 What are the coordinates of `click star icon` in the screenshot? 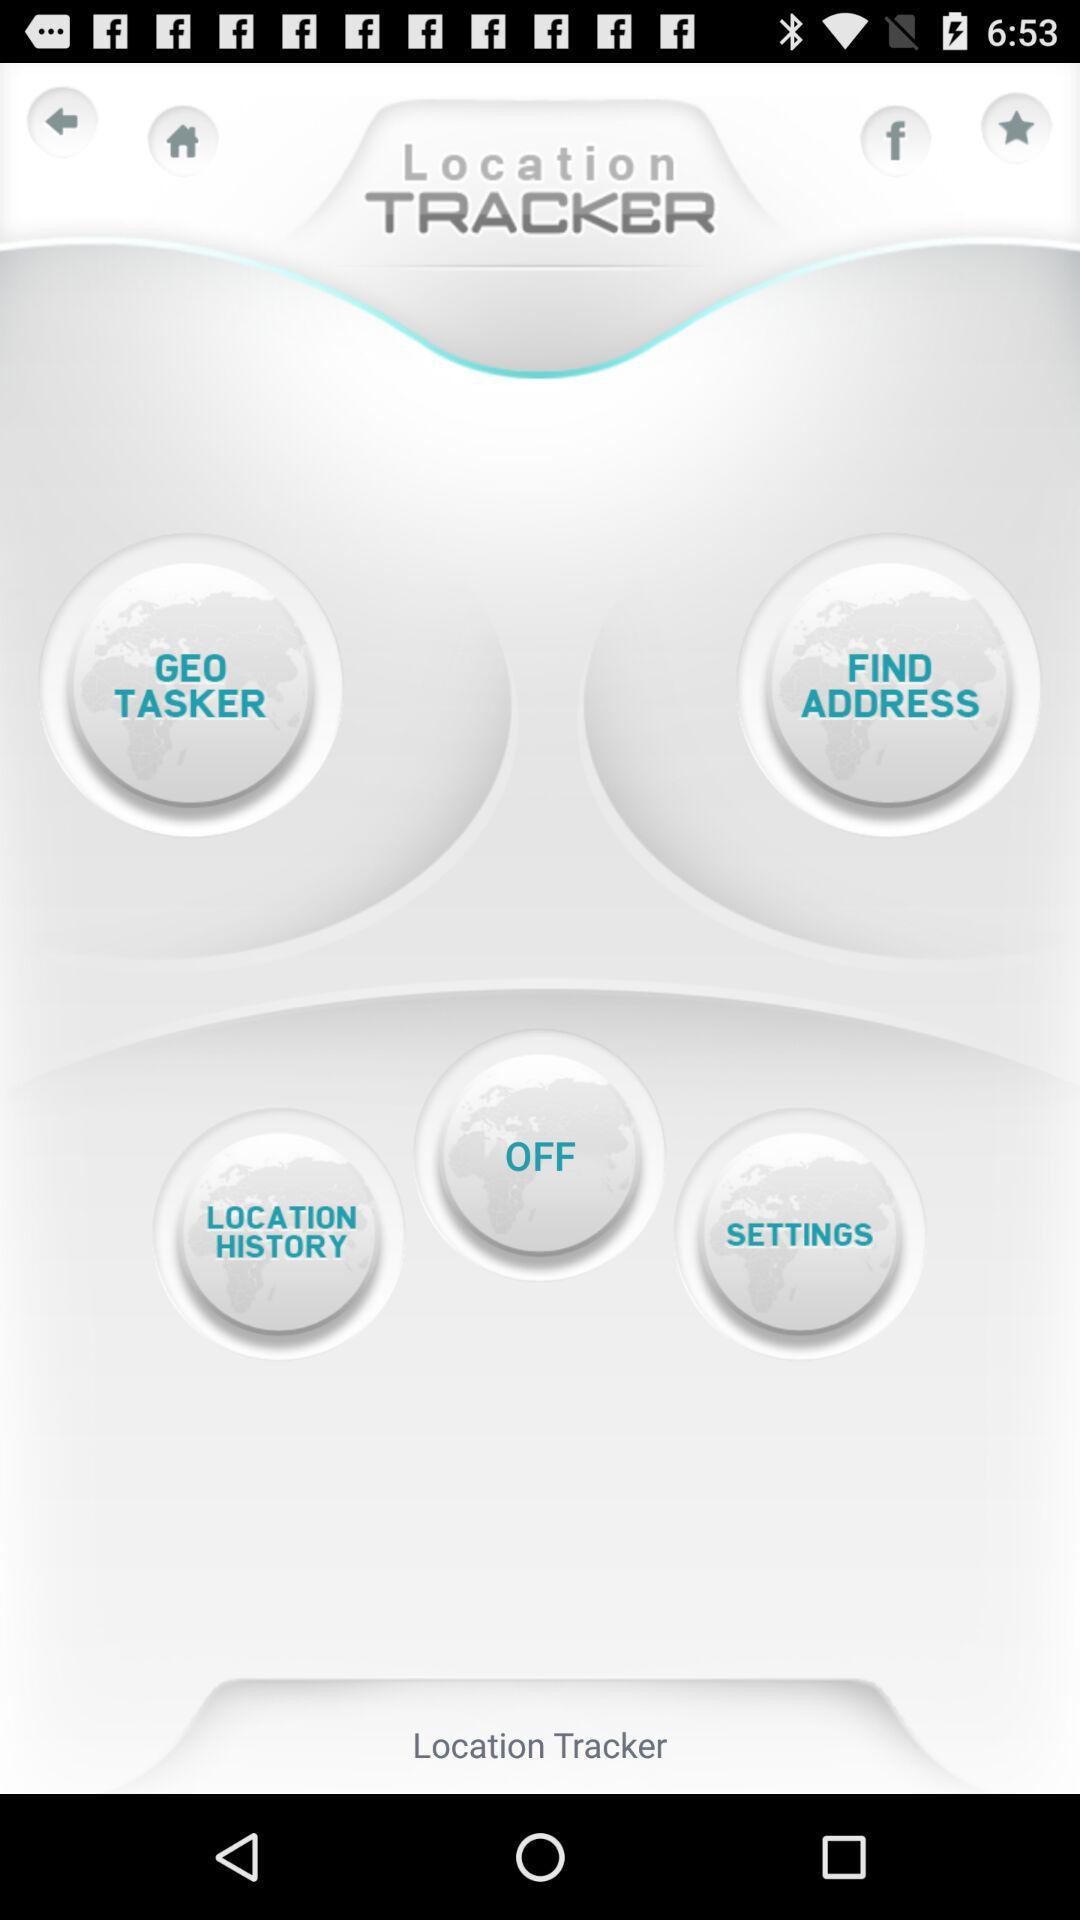 It's located at (1017, 128).